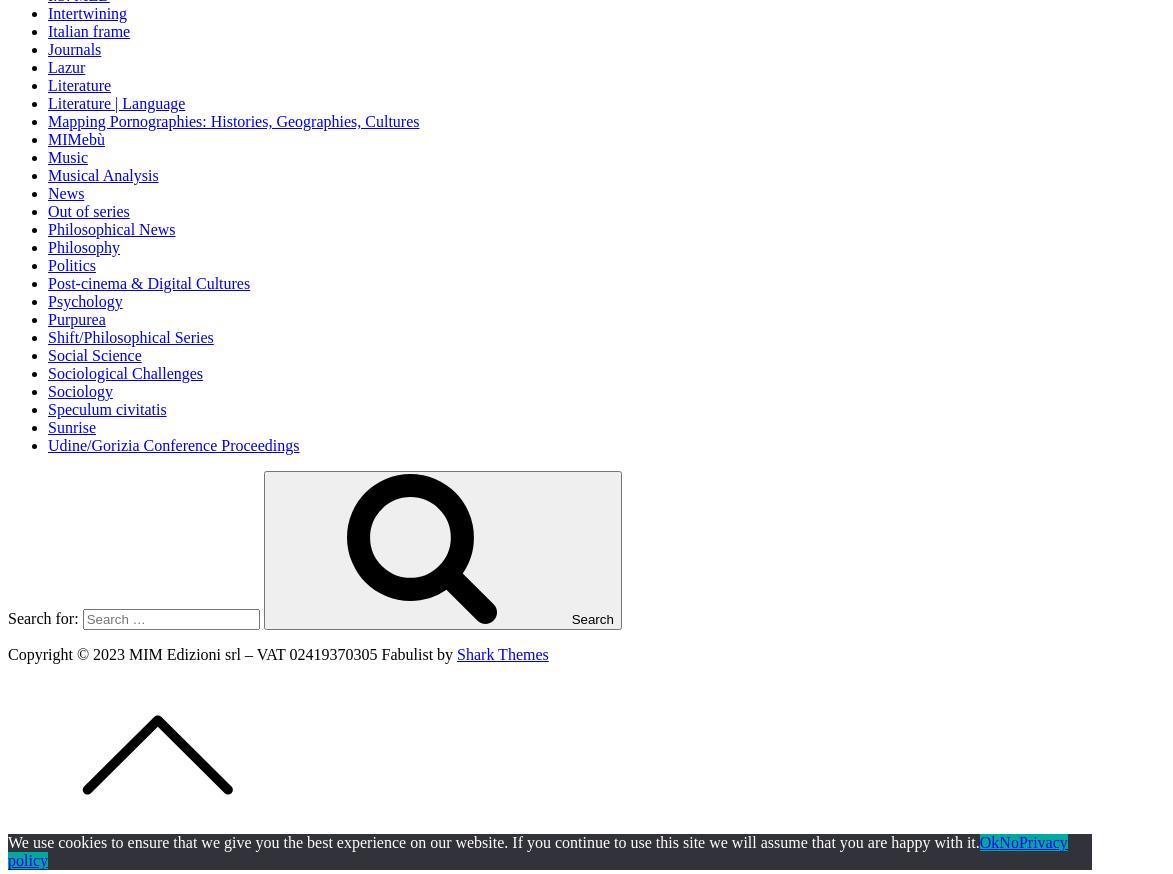 The image size is (1173, 874). Describe the element at coordinates (47, 408) in the screenshot. I see `'Speculum civitatis'` at that location.